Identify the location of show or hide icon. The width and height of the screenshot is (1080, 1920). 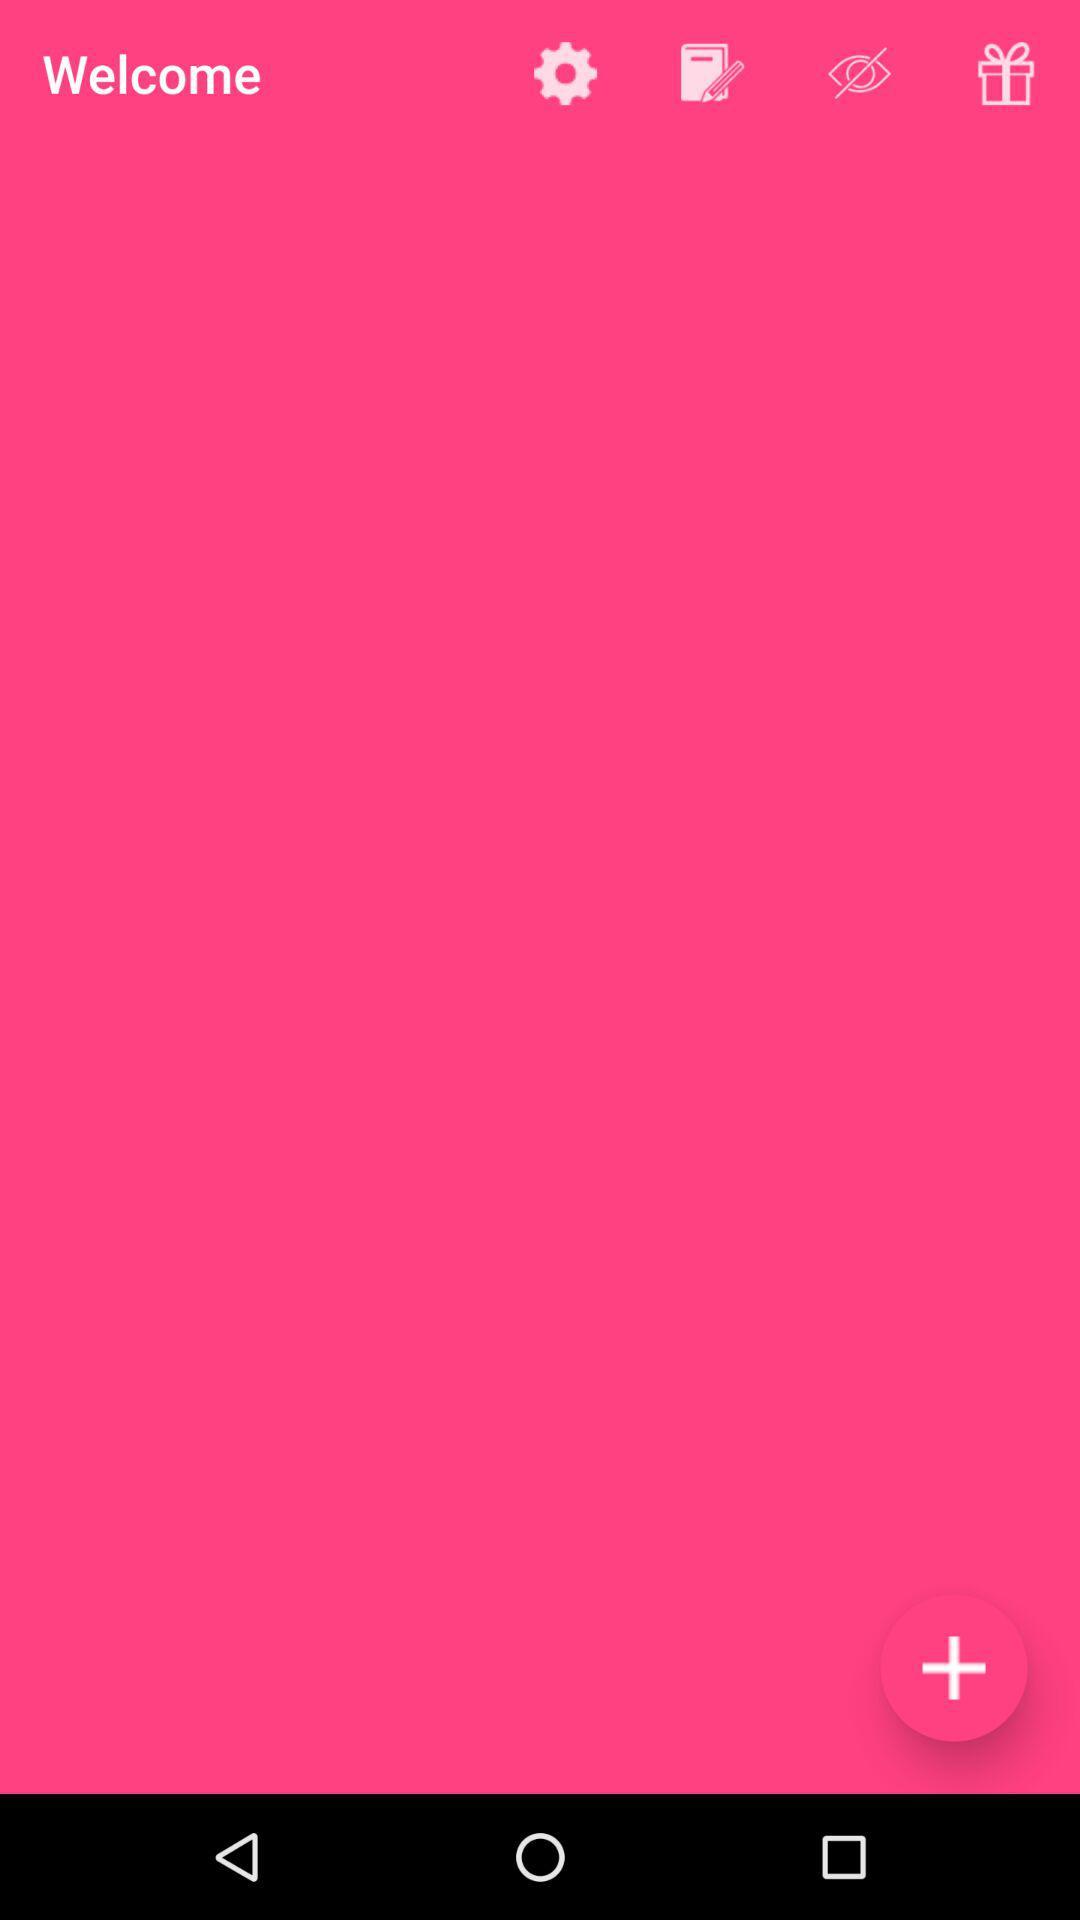
(858, 73).